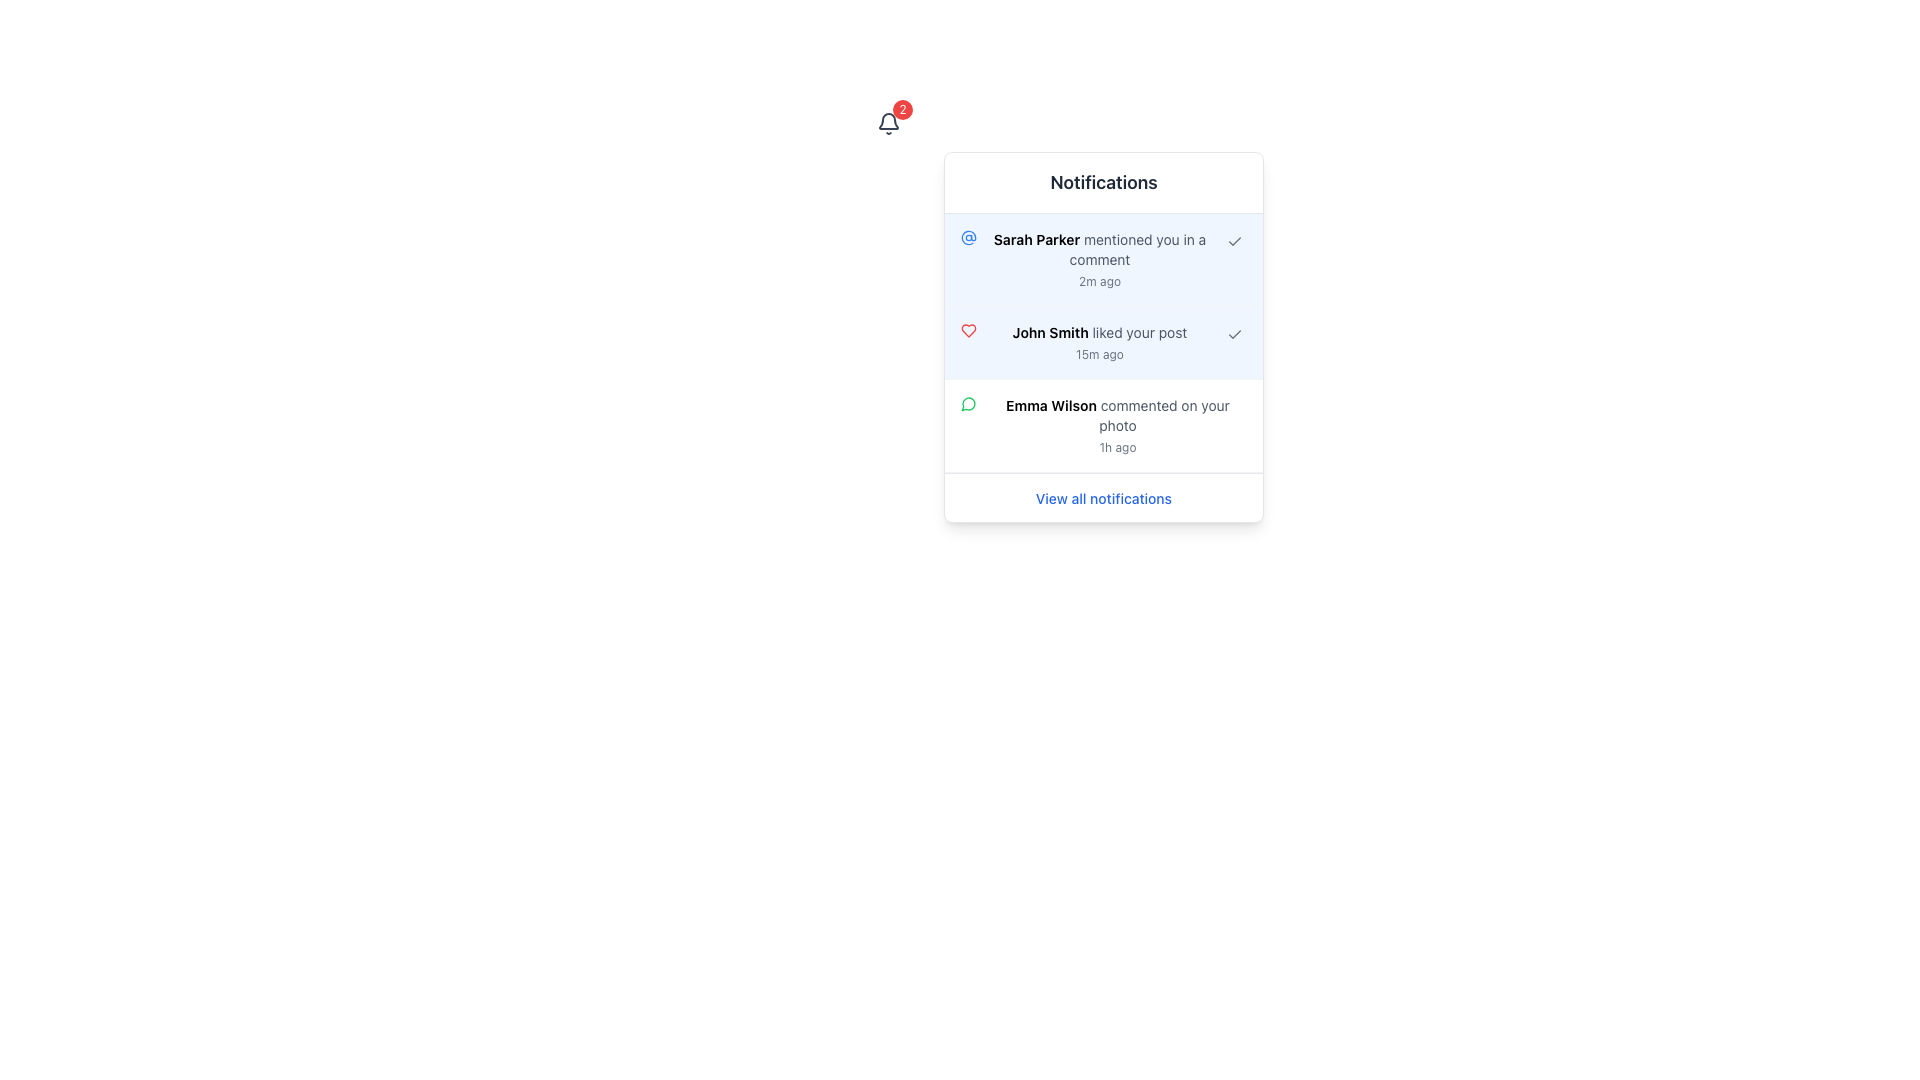 This screenshot has width=1920, height=1080. What do you see at coordinates (1050, 405) in the screenshot?
I see `the text label 'Emma Wilson' in the third notification item within the 'Notifications' dropdown panel` at bounding box center [1050, 405].